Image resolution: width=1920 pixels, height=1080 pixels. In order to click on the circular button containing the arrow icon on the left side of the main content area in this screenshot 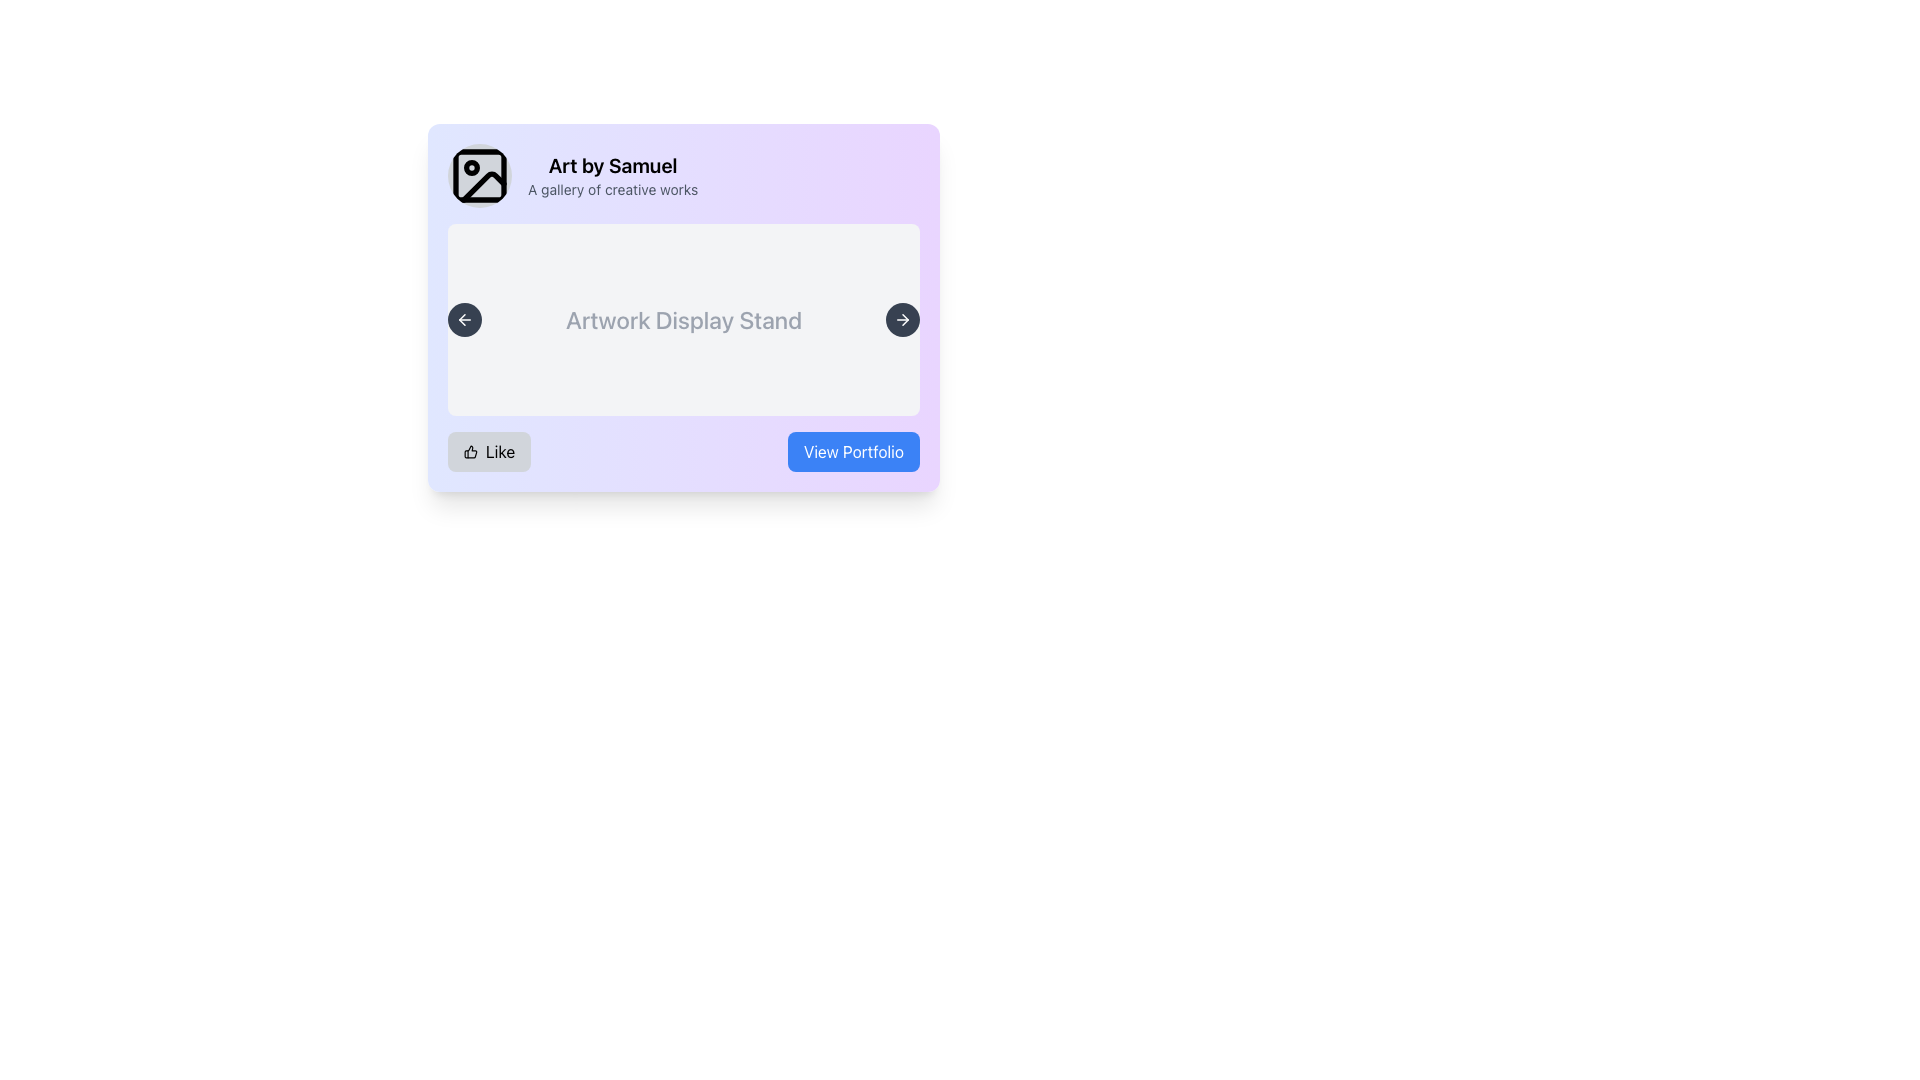, I will do `click(464, 319)`.